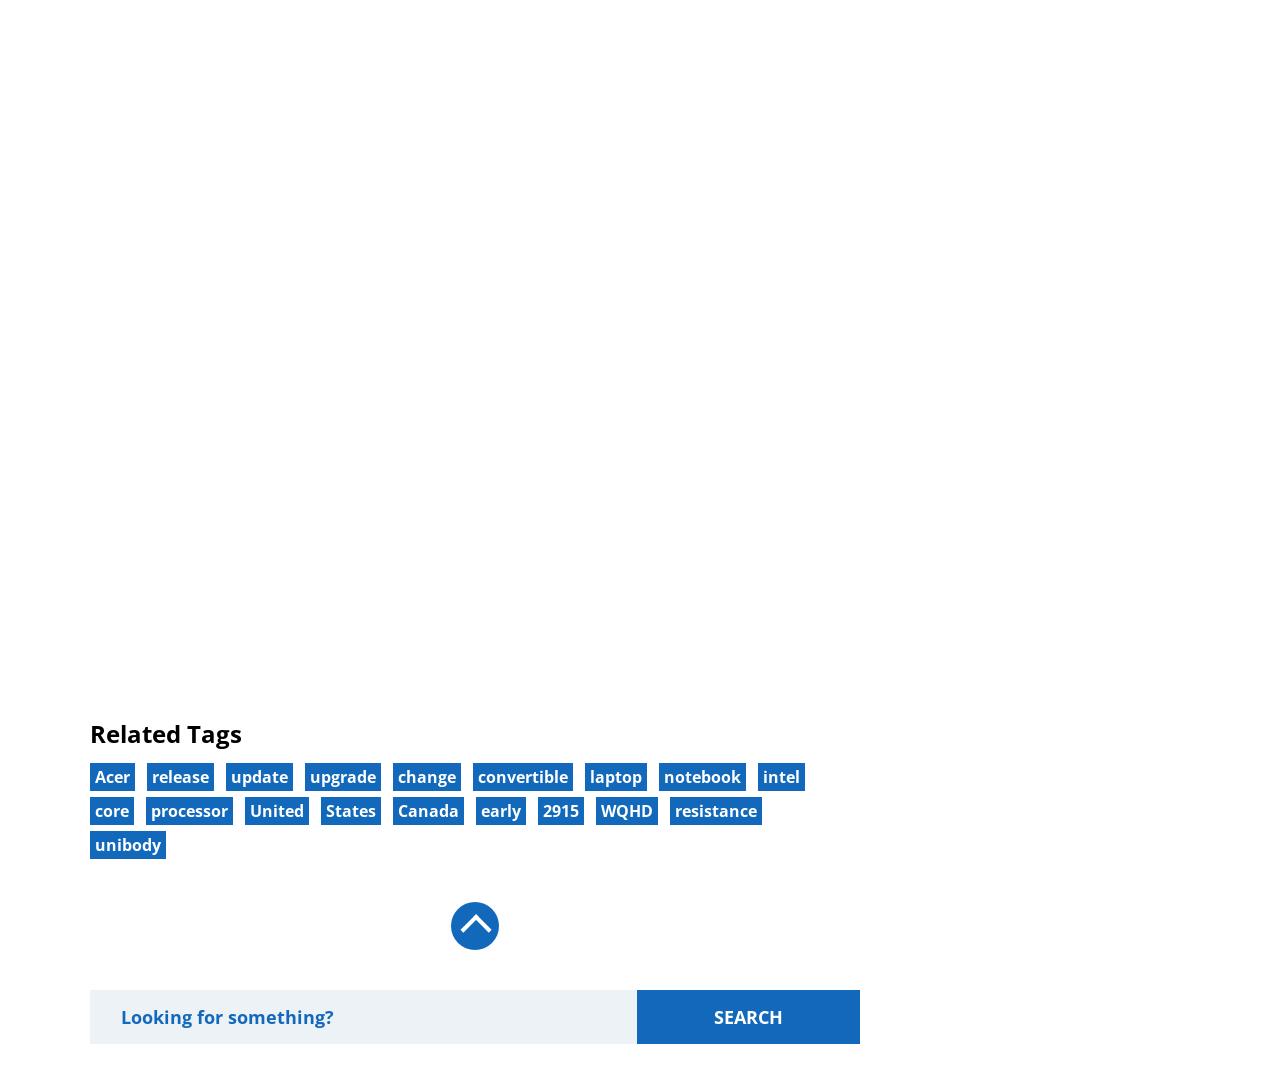 The height and width of the screenshot is (1069, 1280). What do you see at coordinates (275, 809) in the screenshot?
I see `'United'` at bounding box center [275, 809].